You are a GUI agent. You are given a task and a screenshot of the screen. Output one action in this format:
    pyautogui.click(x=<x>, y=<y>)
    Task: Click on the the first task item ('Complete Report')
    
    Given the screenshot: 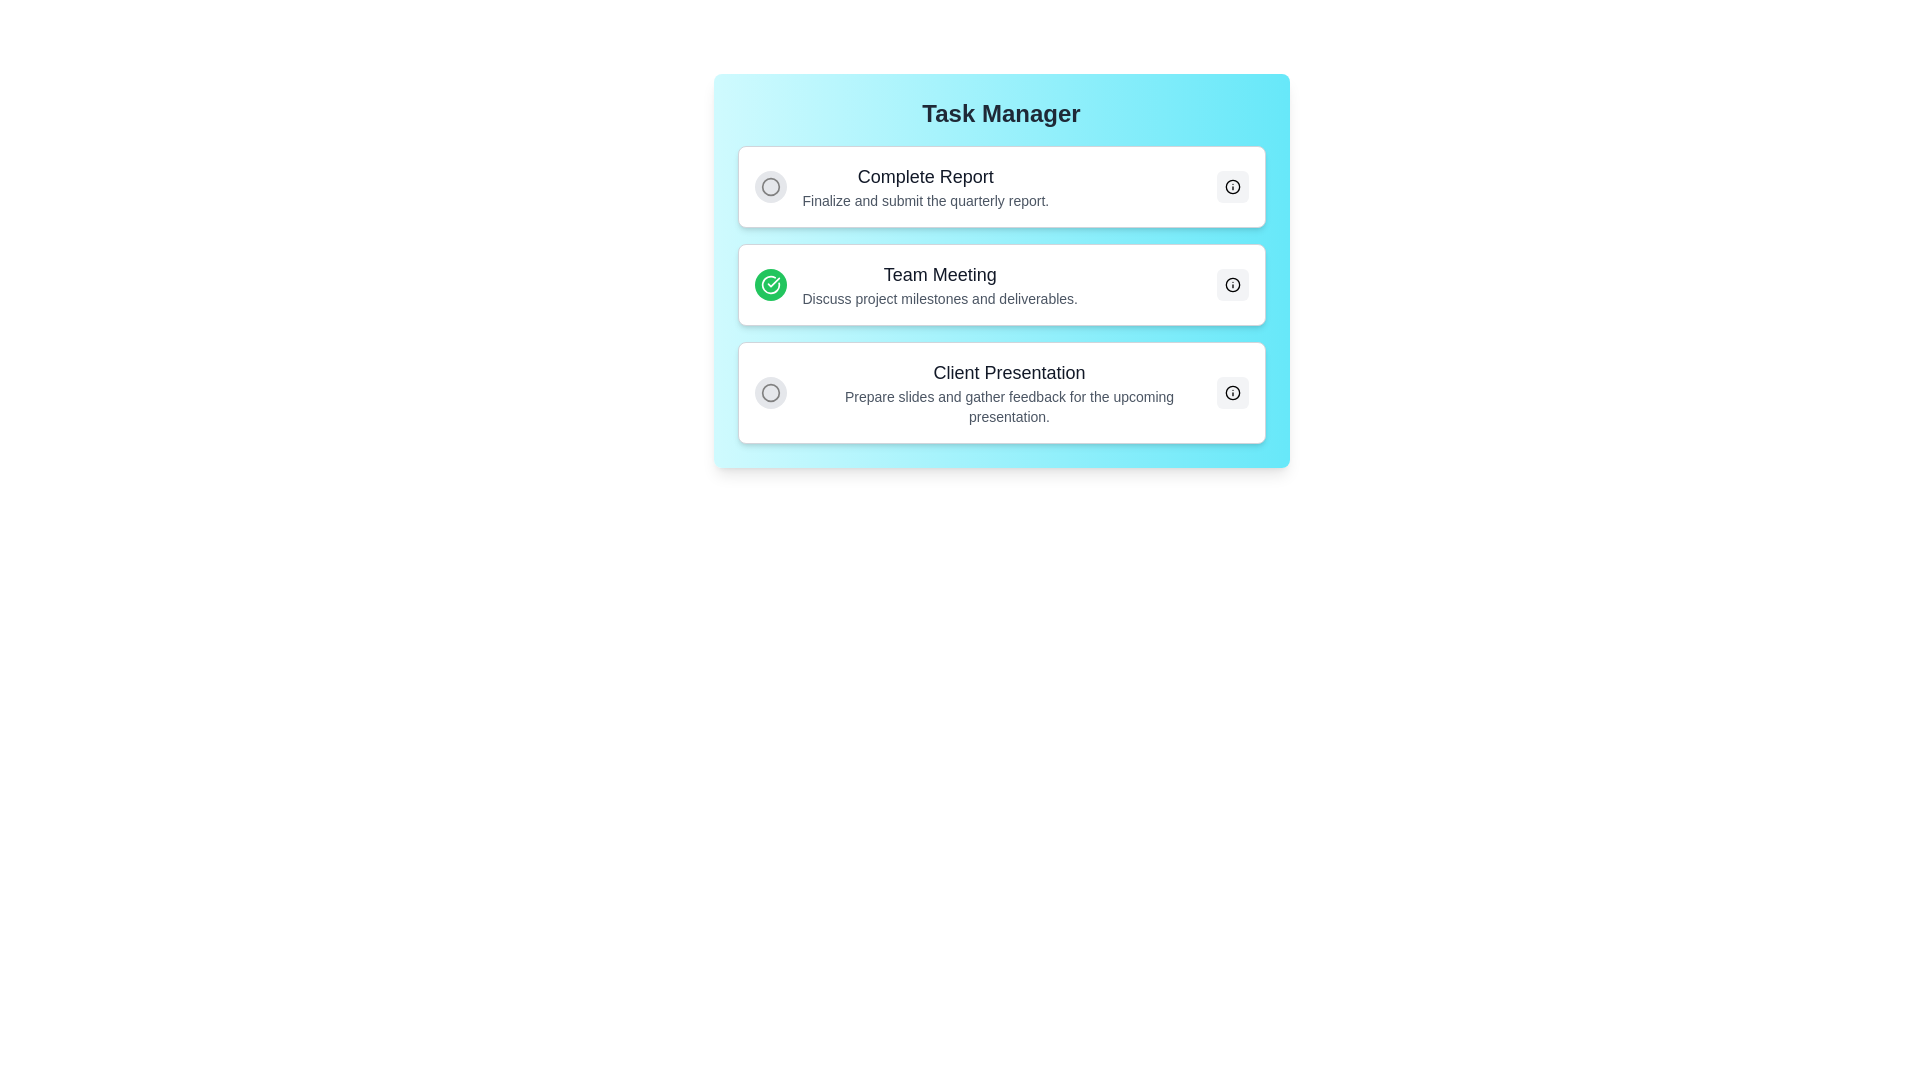 What is the action you would take?
    pyautogui.click(x=900, y=186)
    